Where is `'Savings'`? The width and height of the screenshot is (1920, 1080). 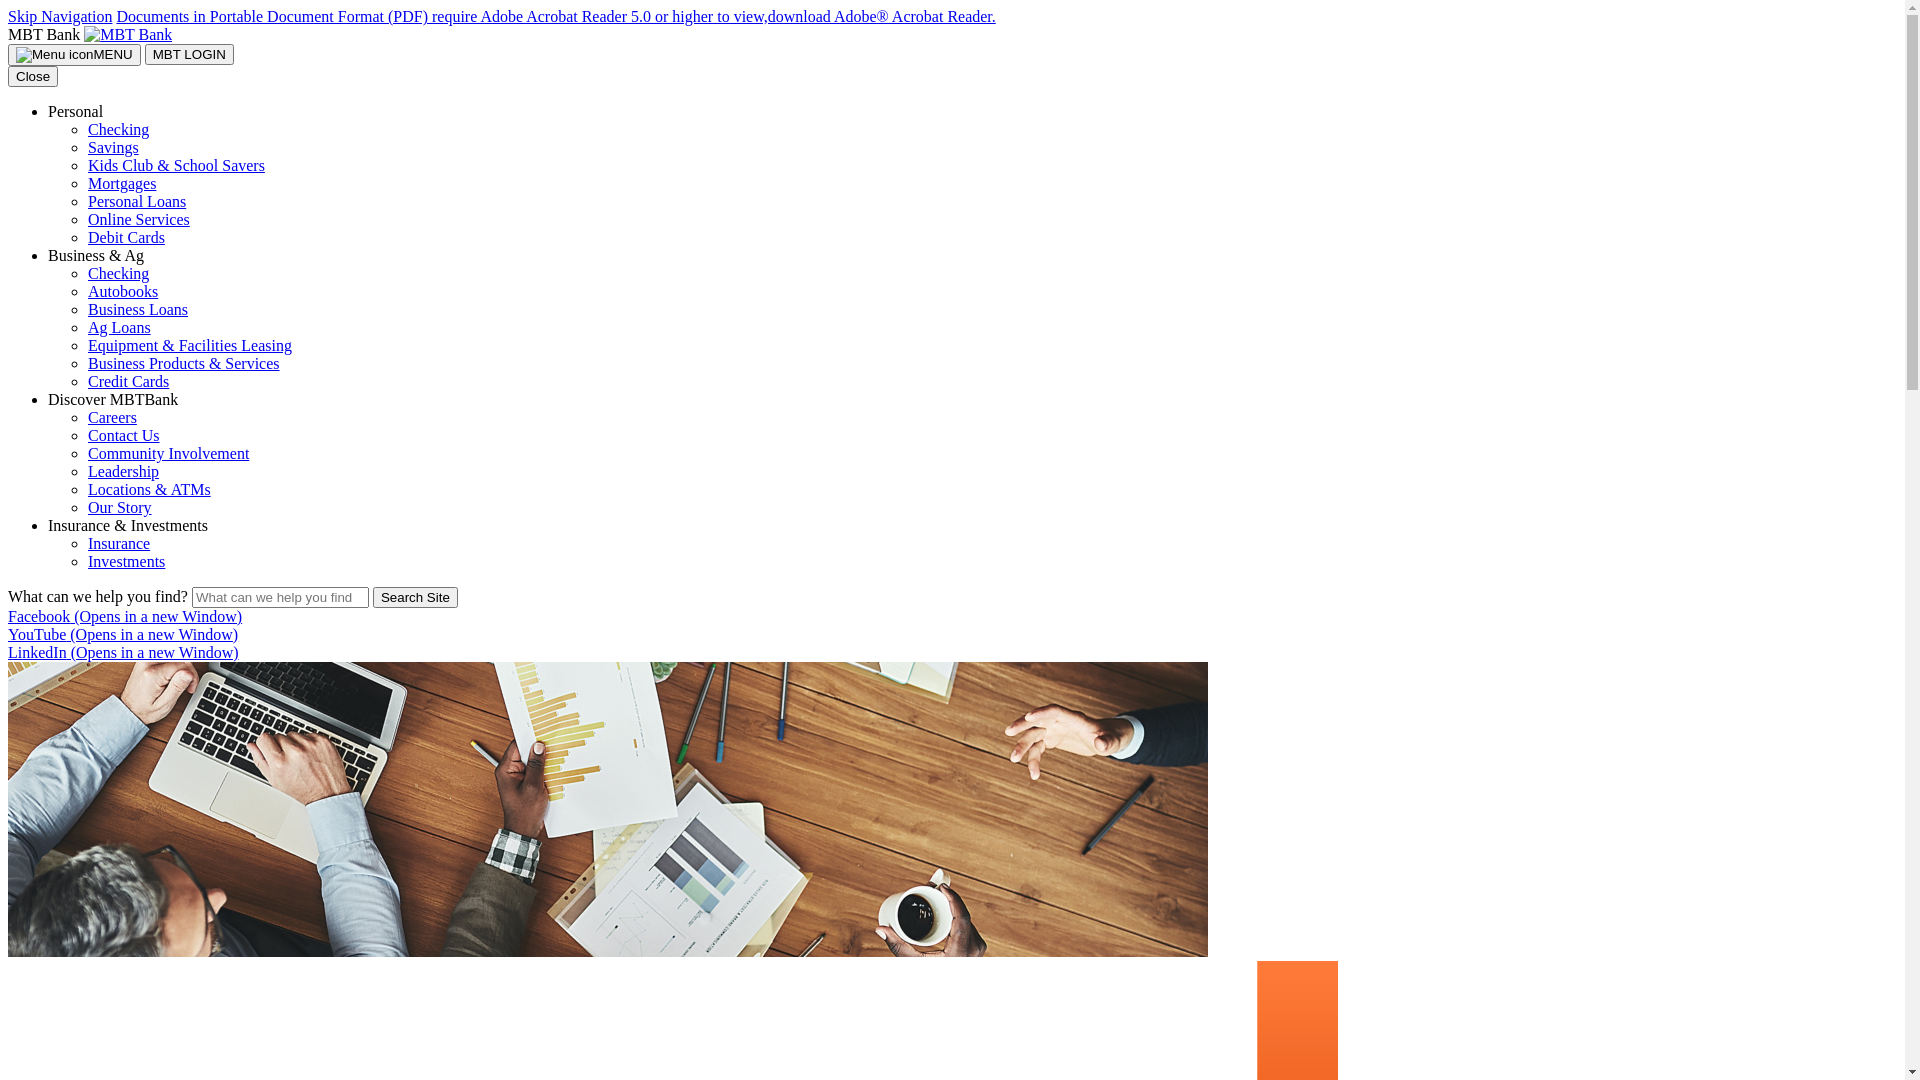
'Savings' is located at coordinates (112, 146).